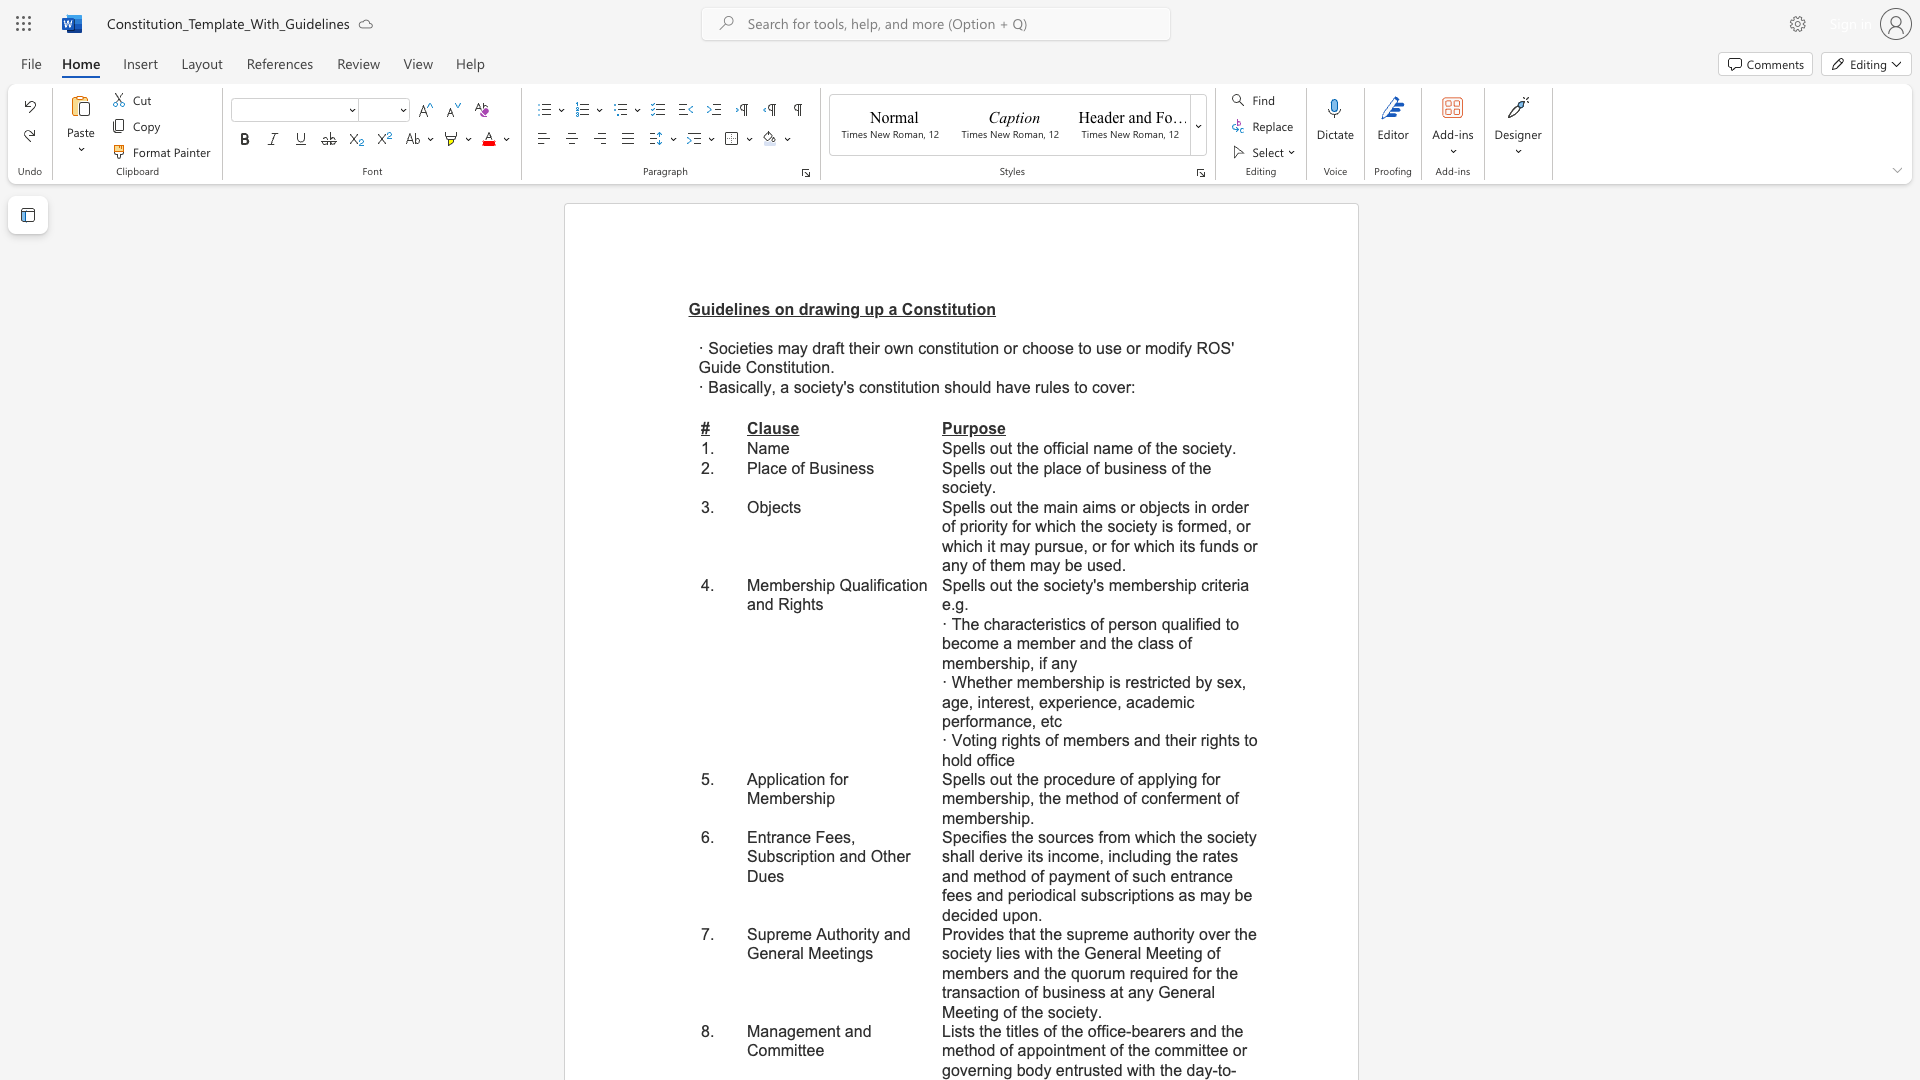 This screenshot has width=1920, height=1080. Describe the element at coordinates (1181, 347) in the screenshot. I see `the 2th character "f" in the text` at that location.